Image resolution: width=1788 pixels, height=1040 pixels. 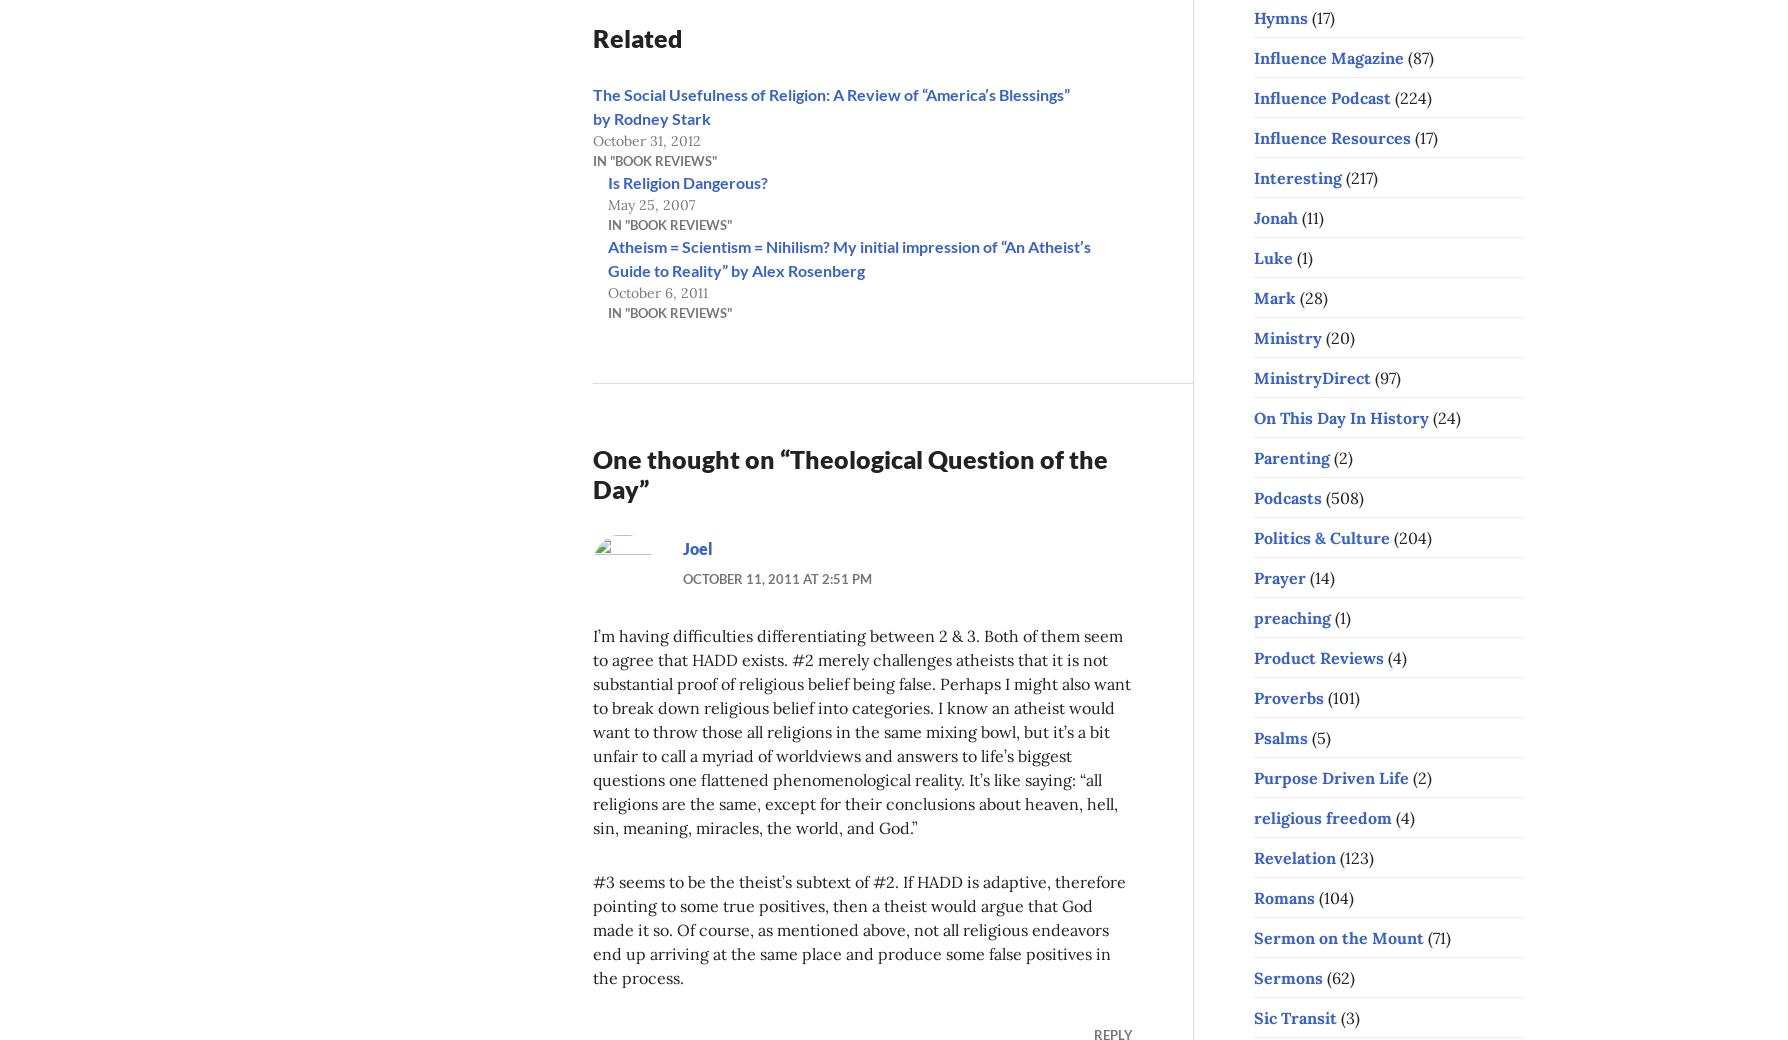 What do you see at coordinates (1314, 896) in the screenshot?
I see `'(104)'` at bounding box center [1314, 896].